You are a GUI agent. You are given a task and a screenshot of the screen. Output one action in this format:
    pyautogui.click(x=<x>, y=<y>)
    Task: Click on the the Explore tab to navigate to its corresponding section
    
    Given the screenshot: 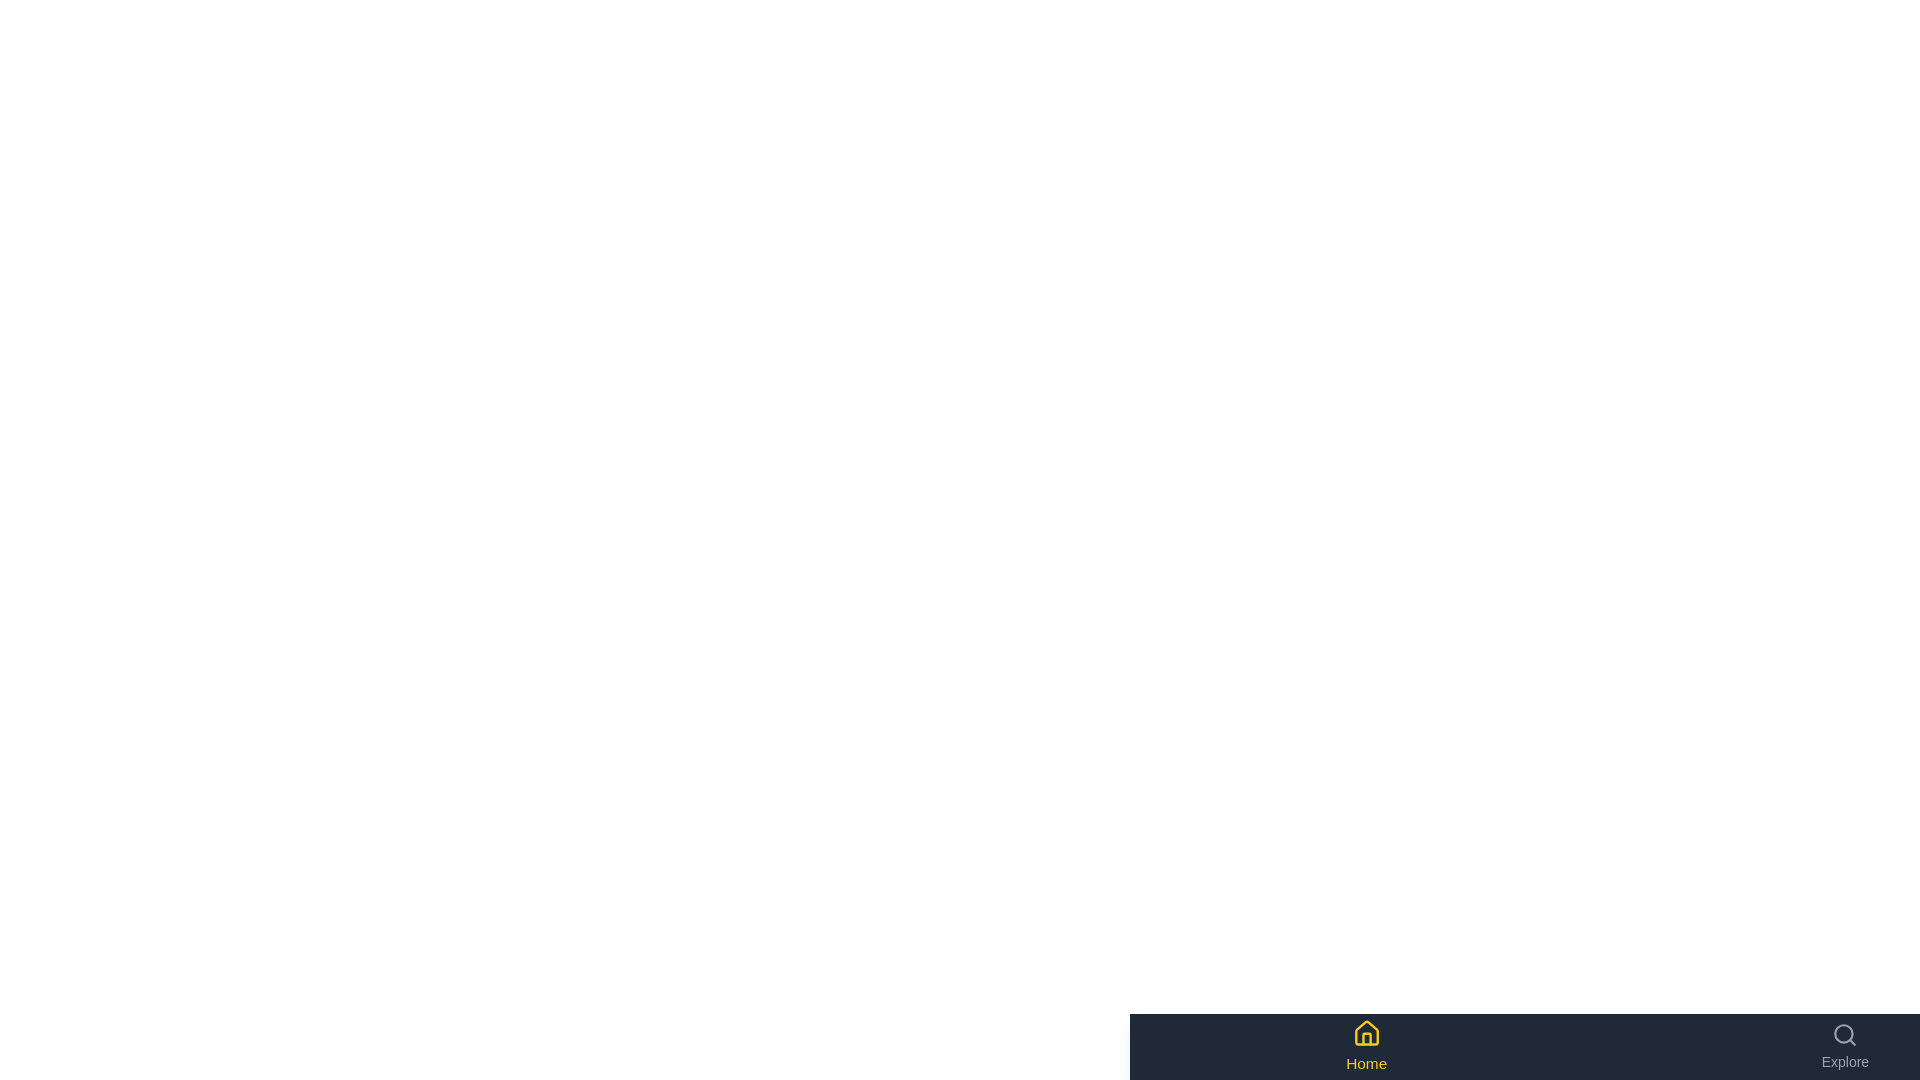 What is the action you would take?
    pyautogui.click(x=1844, y=1045)
    